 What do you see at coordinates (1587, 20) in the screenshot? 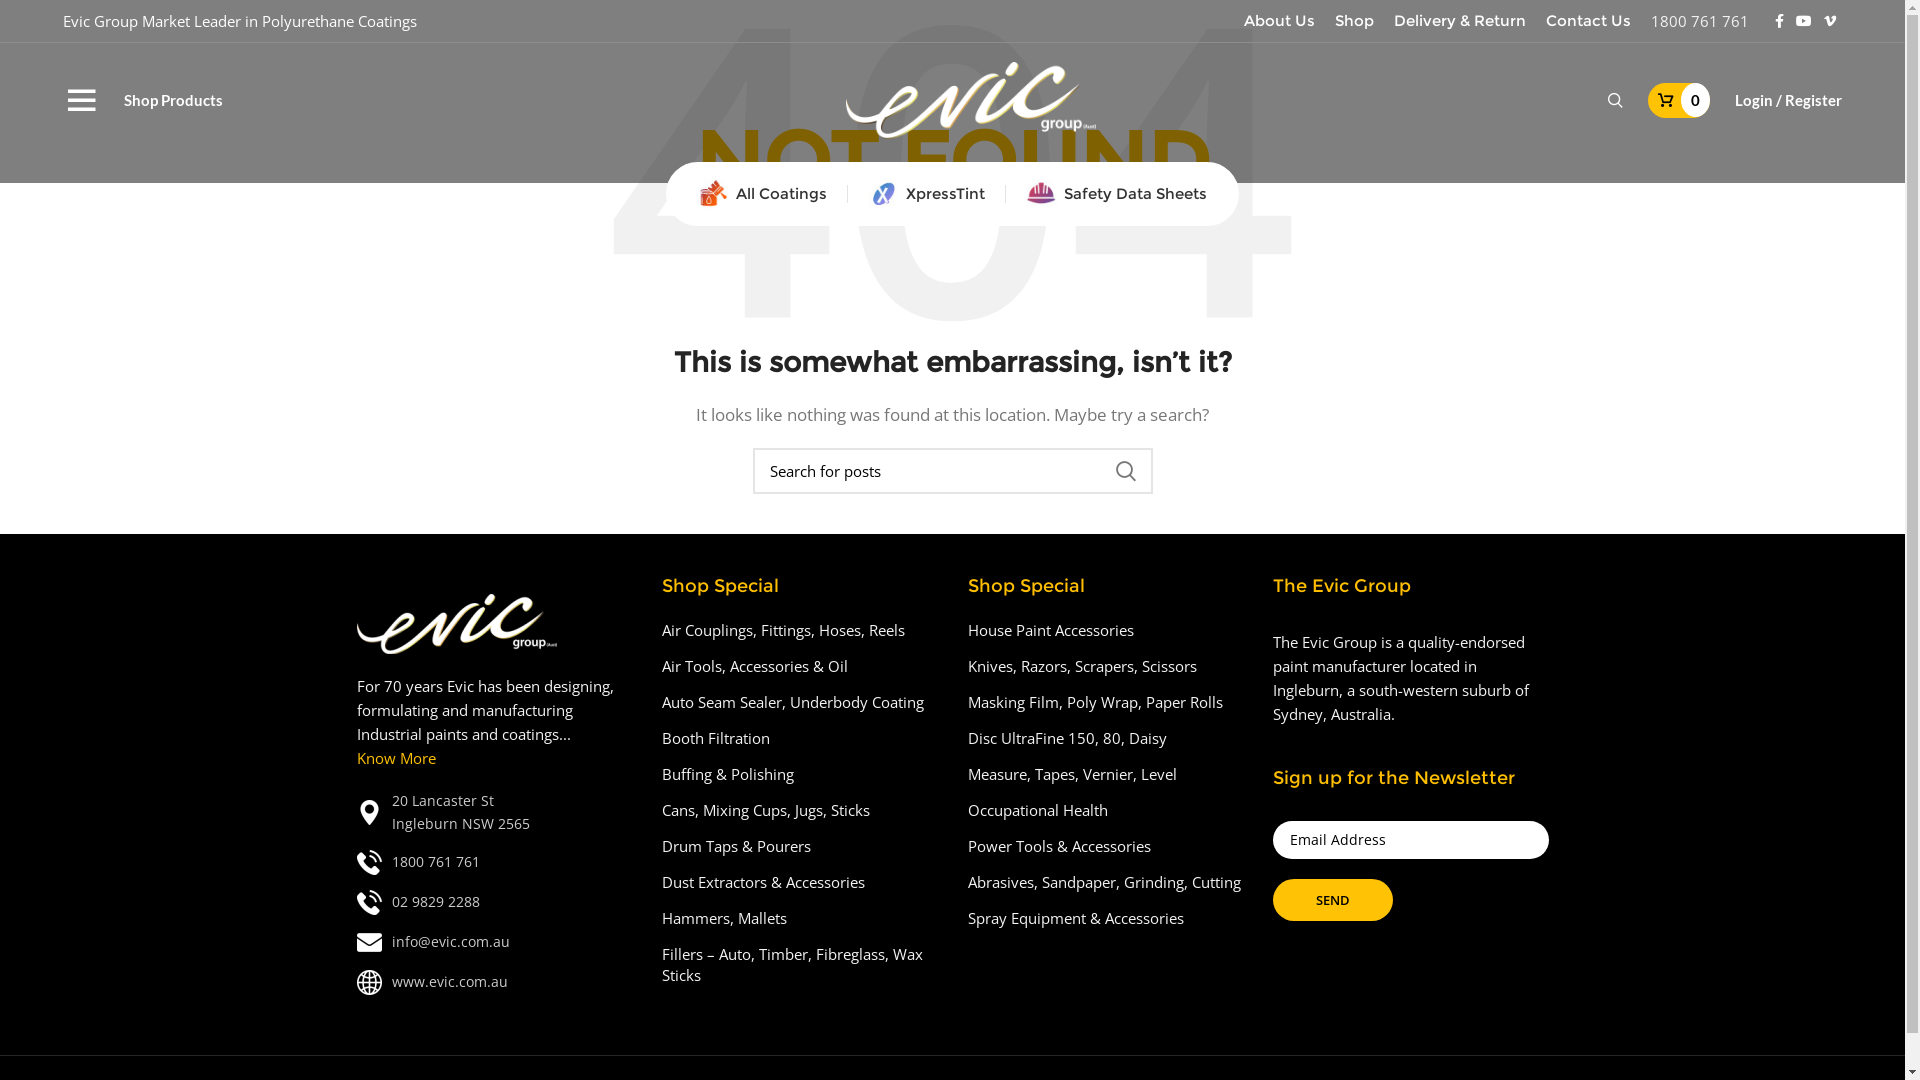
I see `'Contact Us'` at bounding box center [1587, 20].